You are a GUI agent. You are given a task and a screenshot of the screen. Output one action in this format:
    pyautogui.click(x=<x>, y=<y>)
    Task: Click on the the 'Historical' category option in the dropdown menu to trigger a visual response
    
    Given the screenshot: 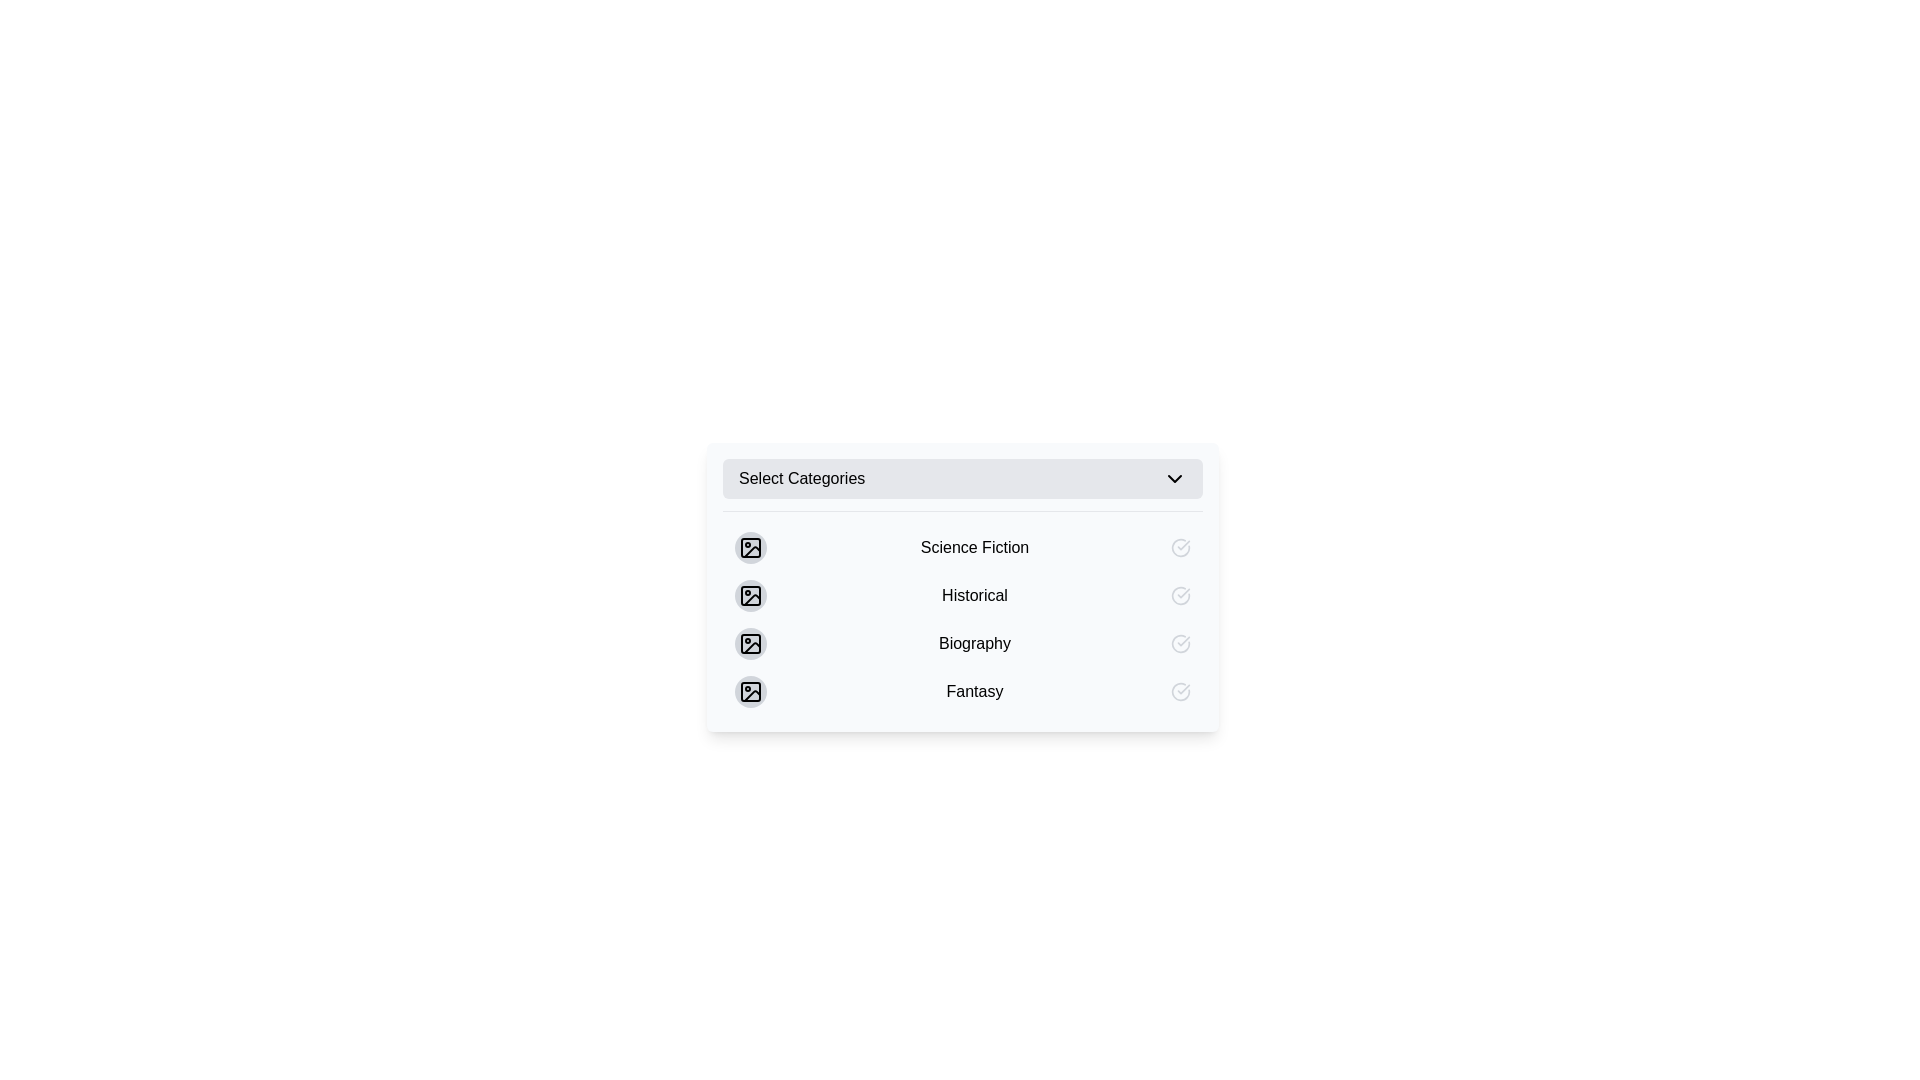 What is the action you would take?
    pyautogui.click(x=963, y=586)
    